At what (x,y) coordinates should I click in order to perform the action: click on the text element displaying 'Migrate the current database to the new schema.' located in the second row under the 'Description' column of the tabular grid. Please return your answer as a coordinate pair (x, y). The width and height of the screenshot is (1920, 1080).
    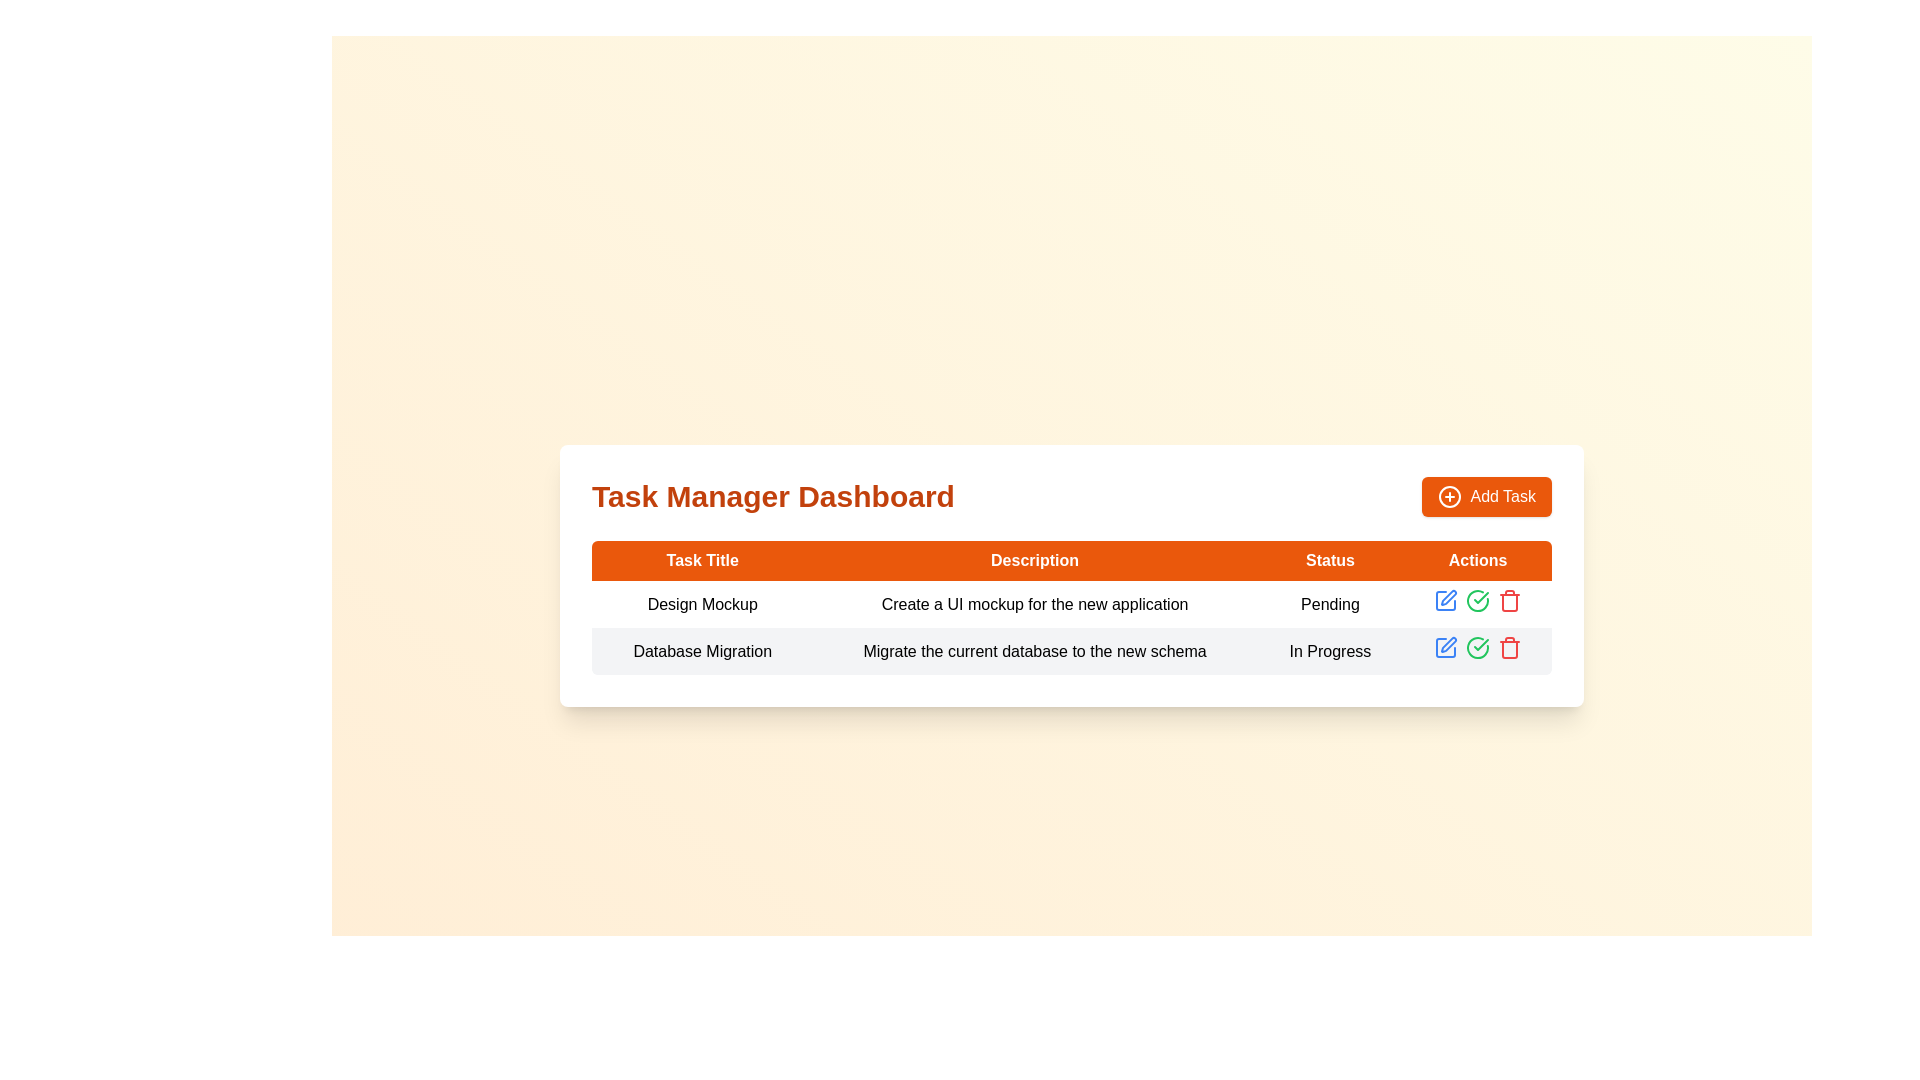
    Looking at the image, I should click on (1035, 651).